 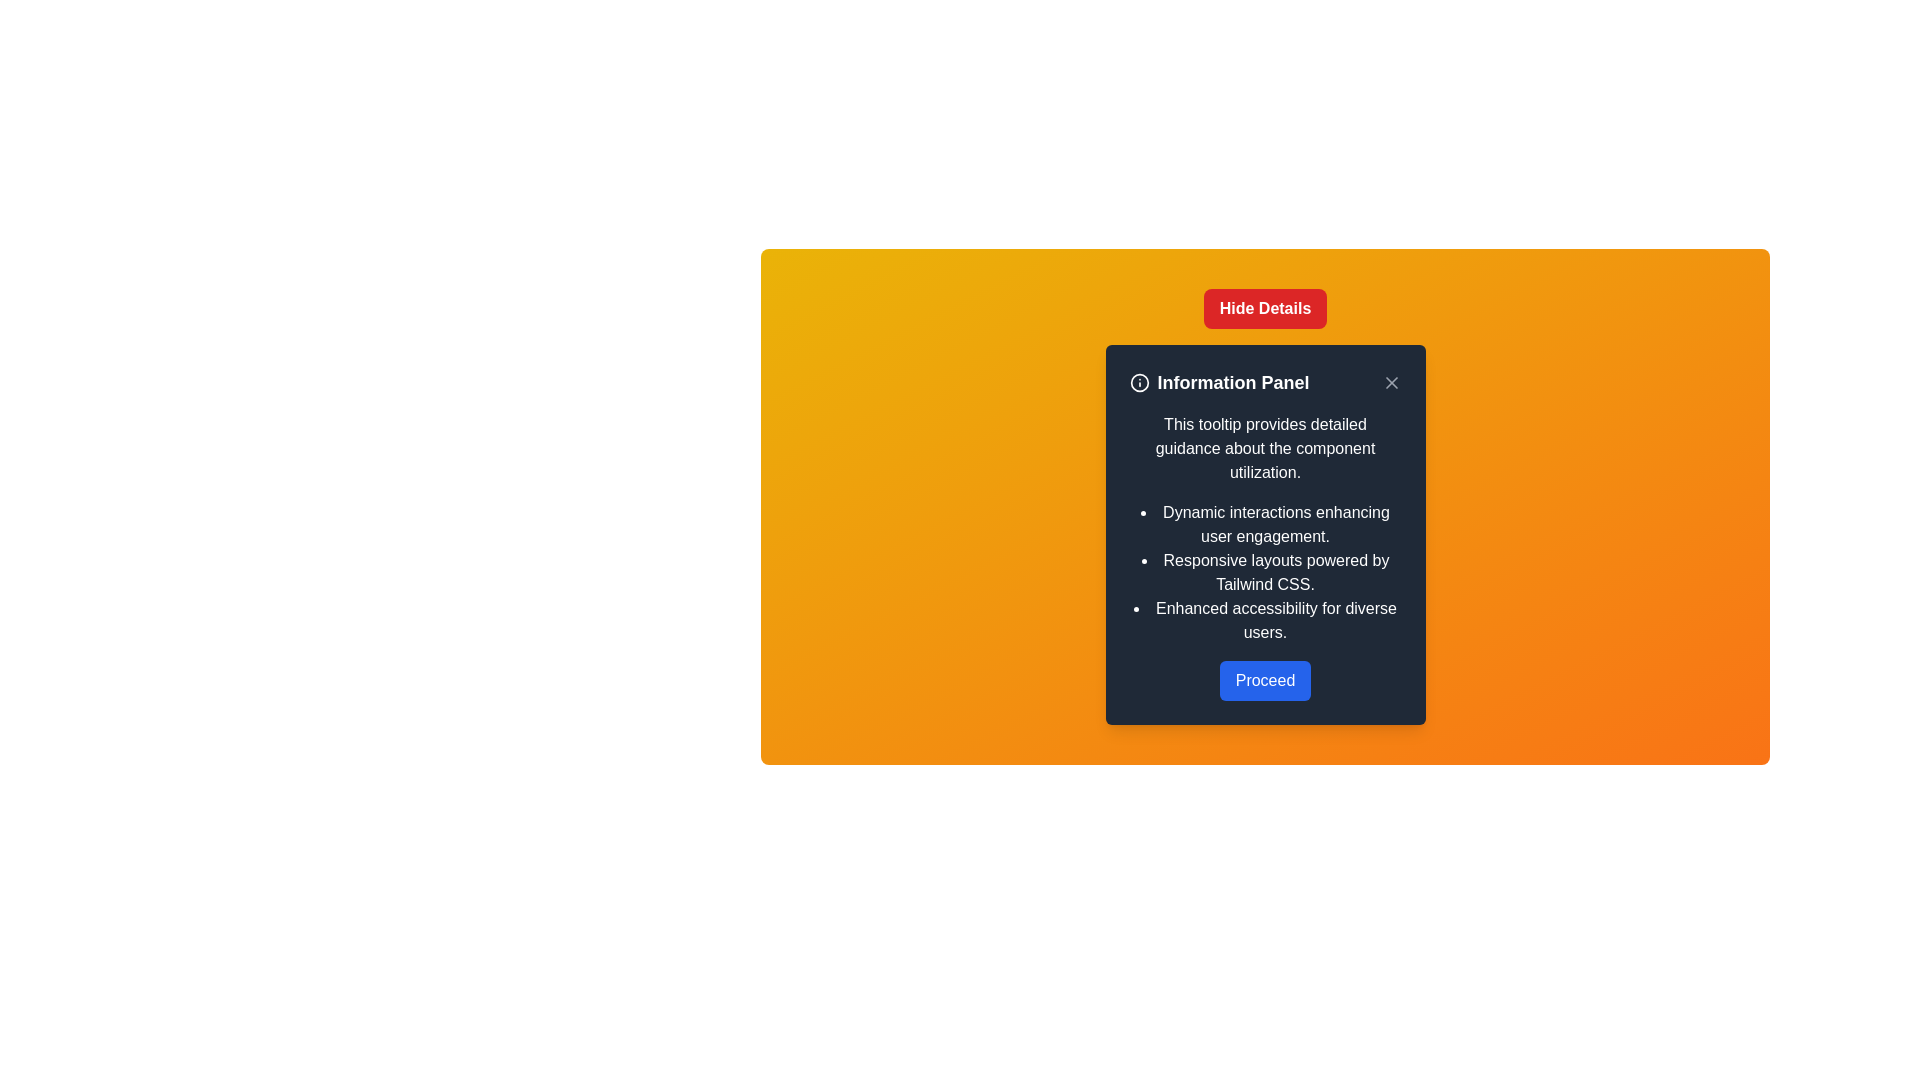 What do you see at coordinates (1264, 534) in the screenshot?
I see `the informational popup panel that provides guidance on the component's capabilities, located centrally below the 'Hide Details' button and surrounded by a gradient orange background` at bounding box center [1264, 534].